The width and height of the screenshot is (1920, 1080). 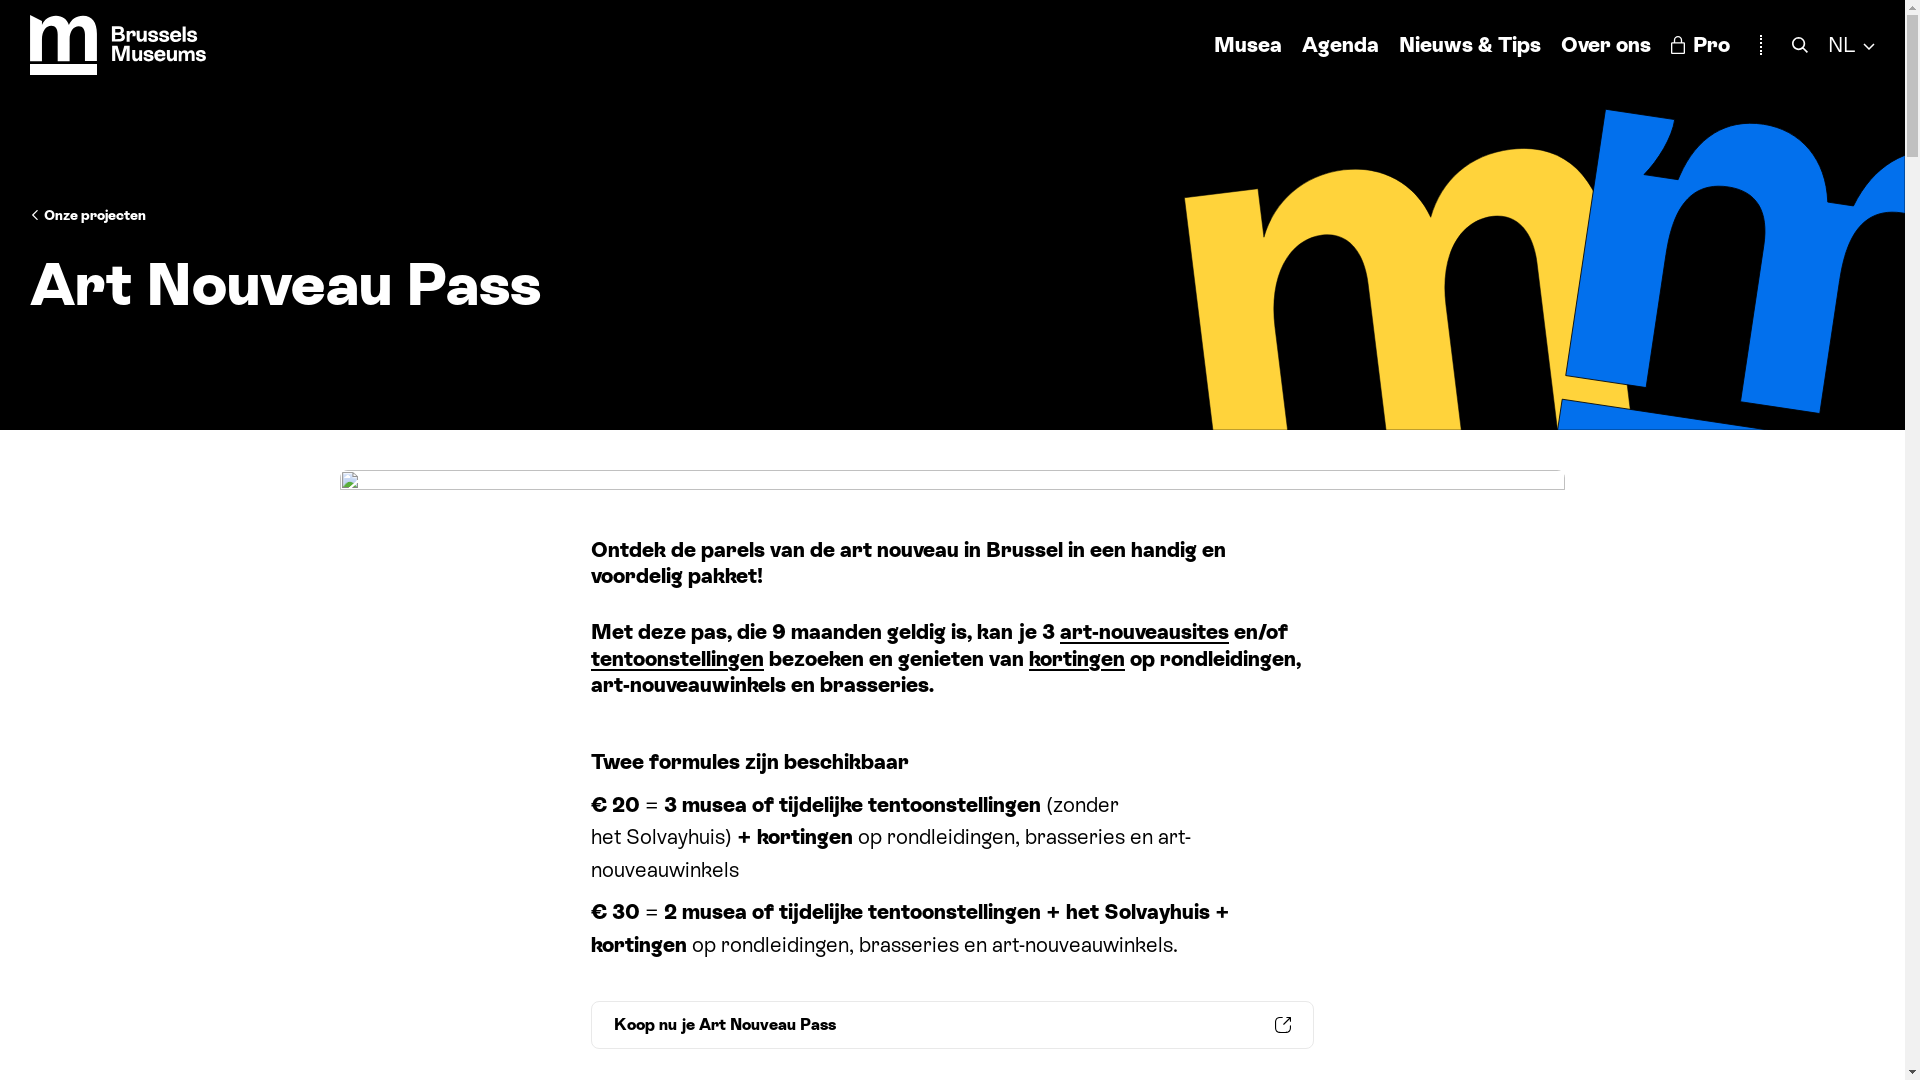 What do you see at coordinates (29, 215) in the screenshot?
I see `'Onze projecten'` at bounding box center [29, 215].